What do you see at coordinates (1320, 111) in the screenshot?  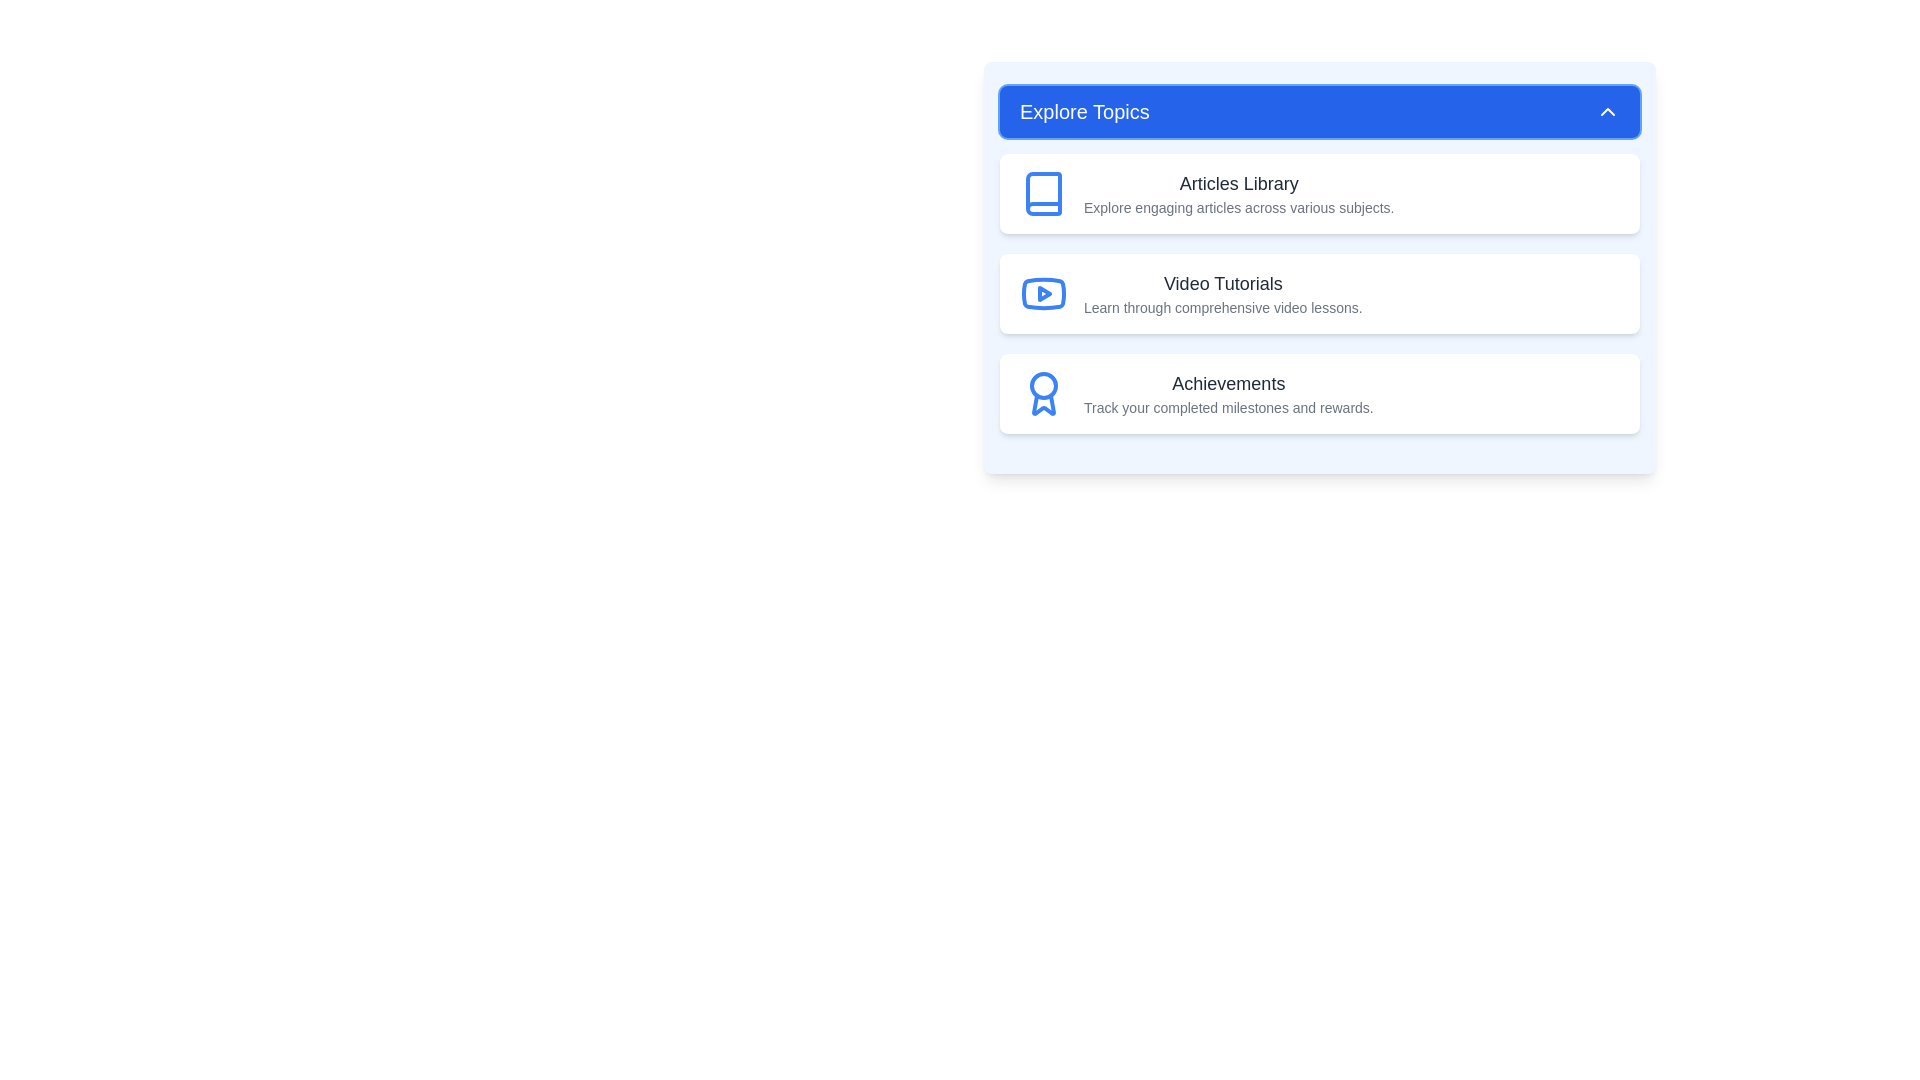 I see `the 'Explore Topics' button to toggle the menu visibility` at bounding box center [1320, 111].